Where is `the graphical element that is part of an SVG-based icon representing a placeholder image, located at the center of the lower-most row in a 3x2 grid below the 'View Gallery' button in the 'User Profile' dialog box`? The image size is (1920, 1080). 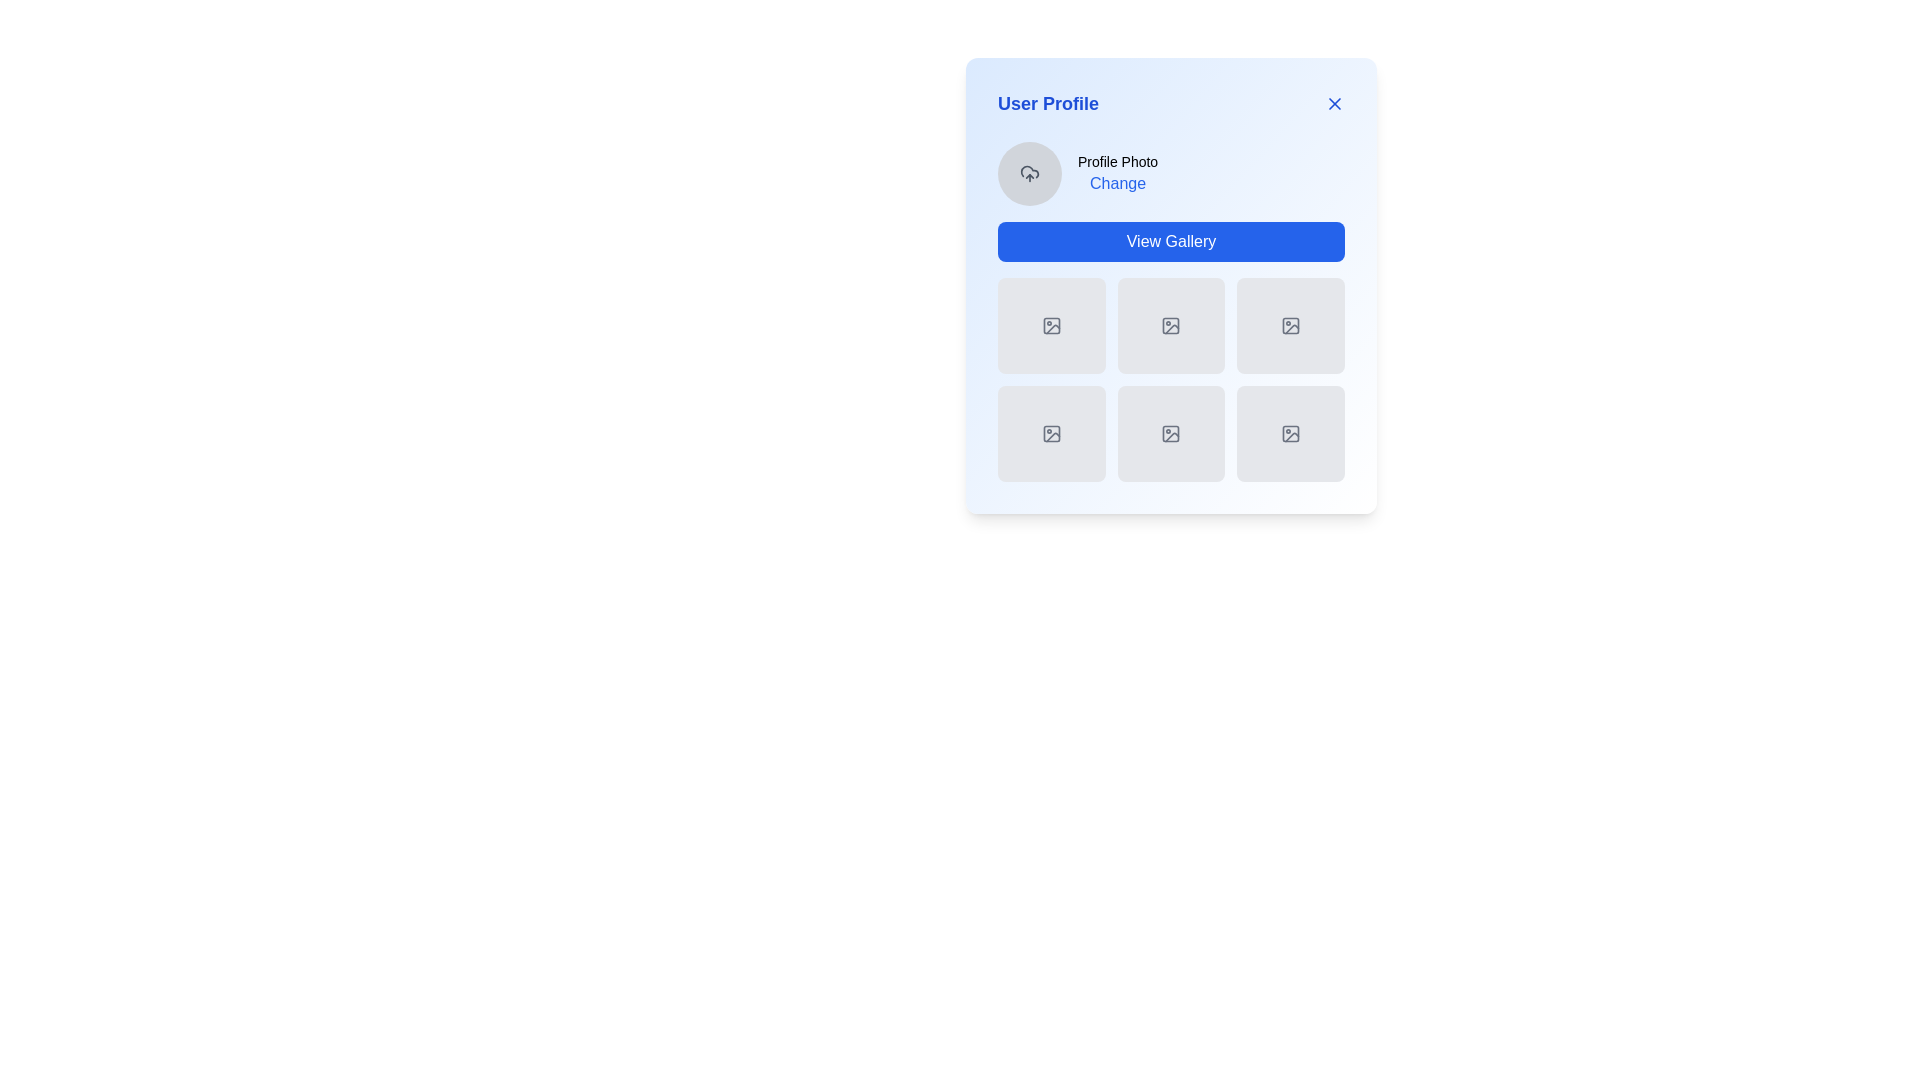 the graphical element that is part of an SVG-based icon representing a placeholder image, located at the center of the lower-most row in a 3x2 grid below the 'View Gallery' button in the 'User Profile' dialog box is located at coordinates (1171, 433).